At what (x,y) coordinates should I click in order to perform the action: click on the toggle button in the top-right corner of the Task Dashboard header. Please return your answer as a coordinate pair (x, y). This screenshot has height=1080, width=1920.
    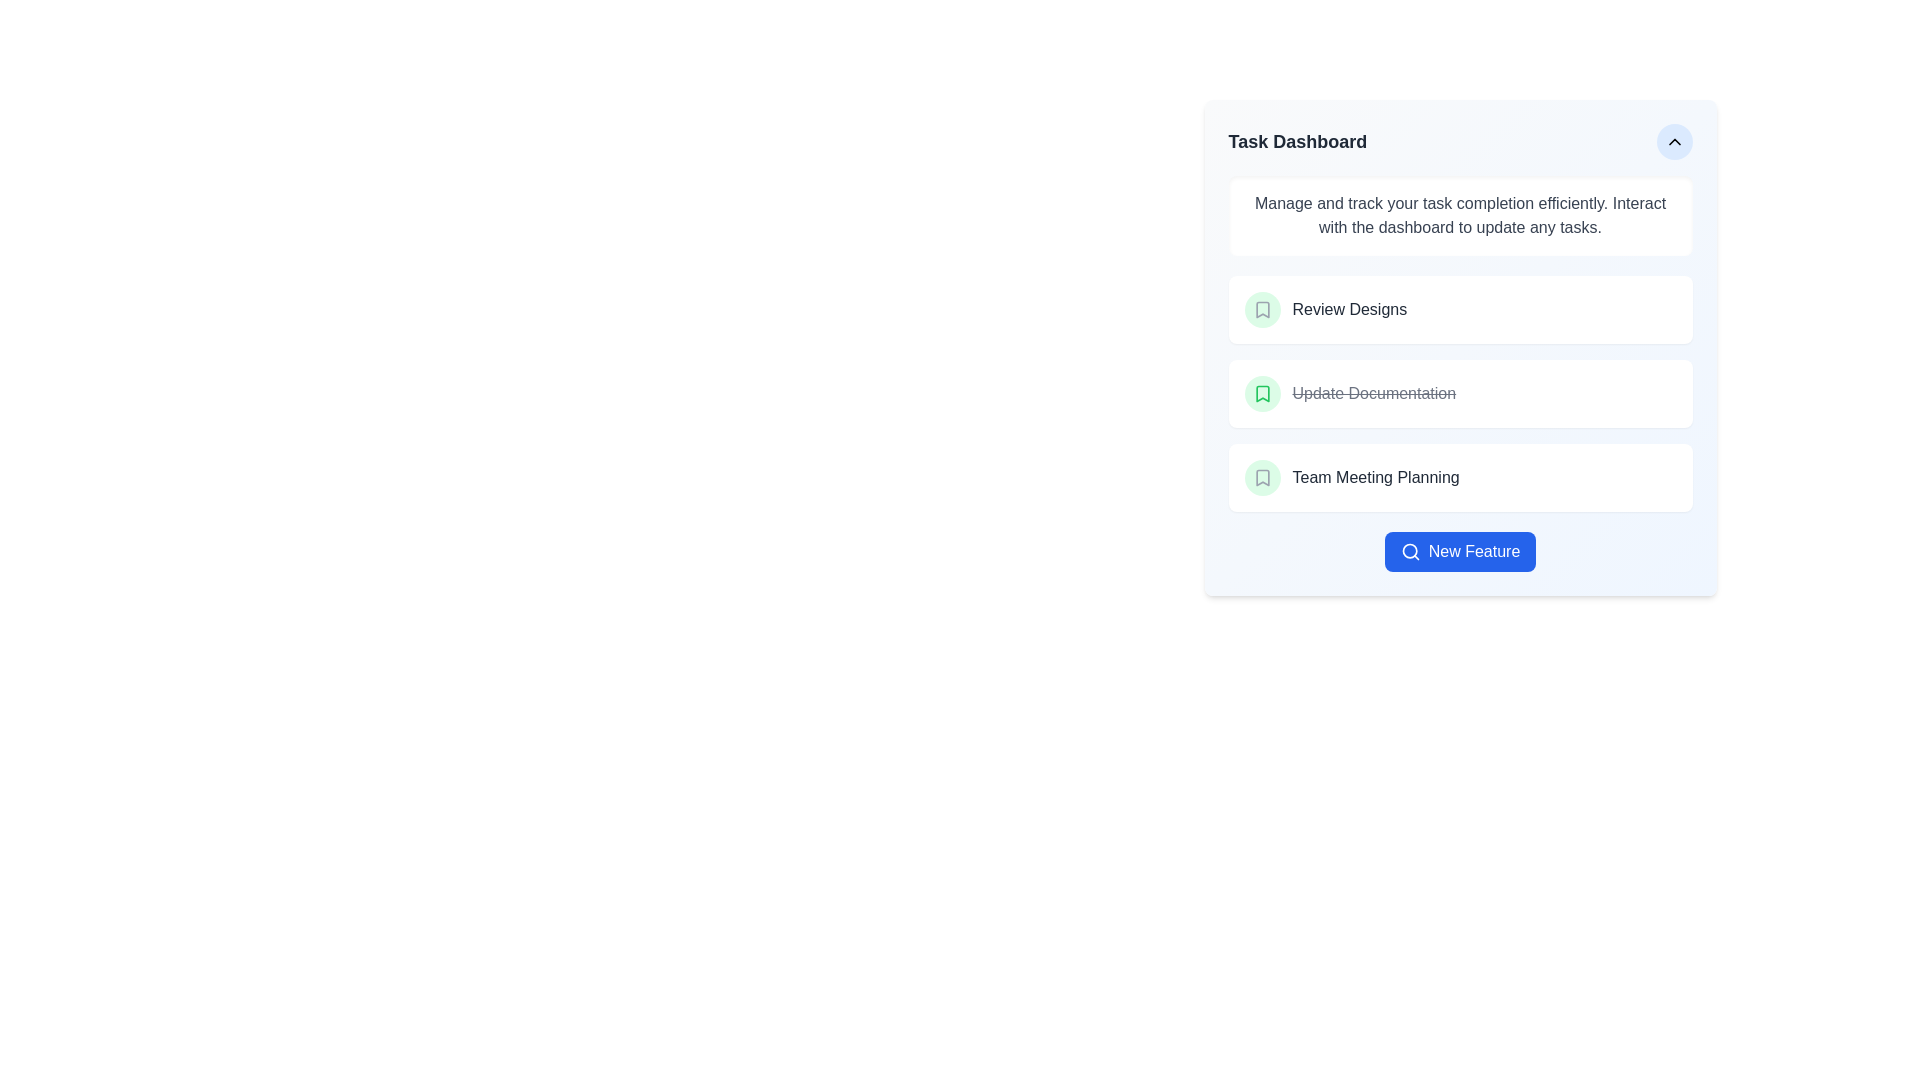
    Looking at the image, I should click on (1674, 141).